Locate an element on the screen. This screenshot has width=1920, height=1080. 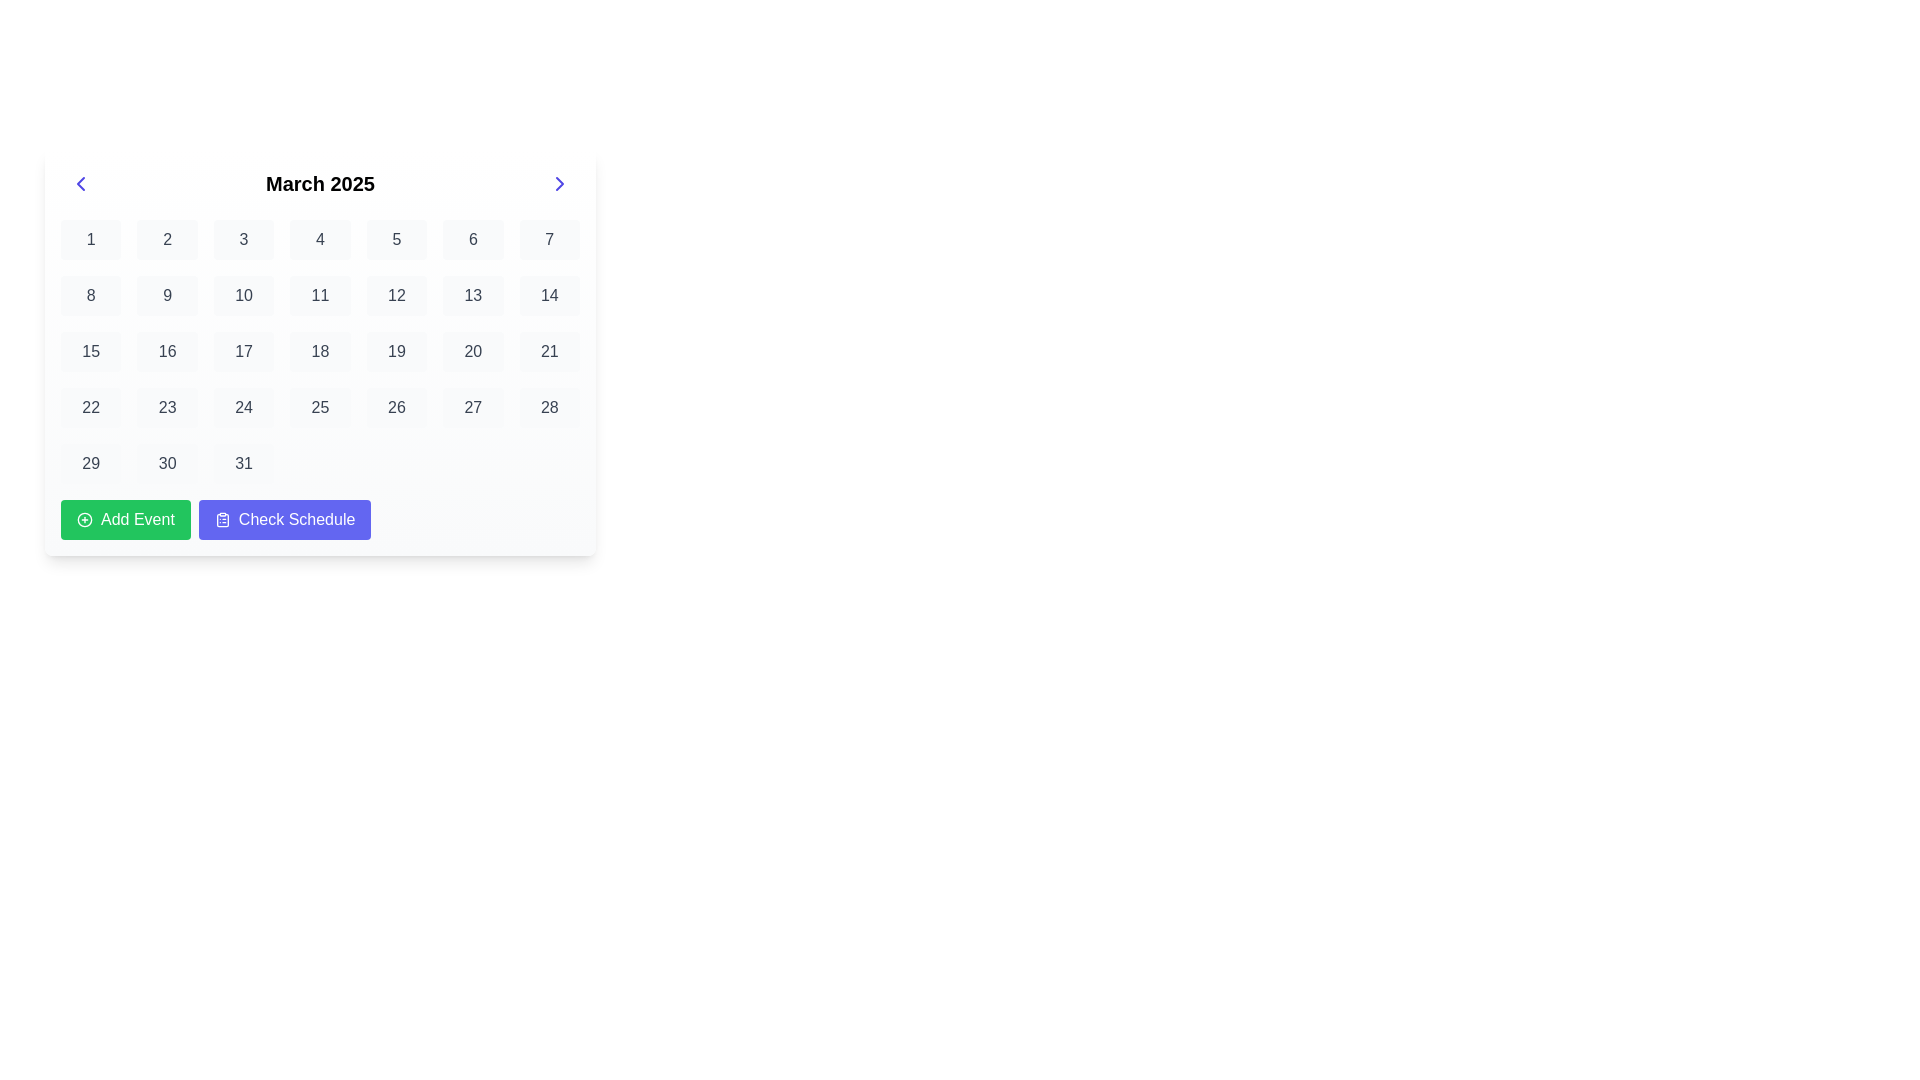
the text box displaying the number '22' in the March 2025 calendar is located at coordinates (90, 407).